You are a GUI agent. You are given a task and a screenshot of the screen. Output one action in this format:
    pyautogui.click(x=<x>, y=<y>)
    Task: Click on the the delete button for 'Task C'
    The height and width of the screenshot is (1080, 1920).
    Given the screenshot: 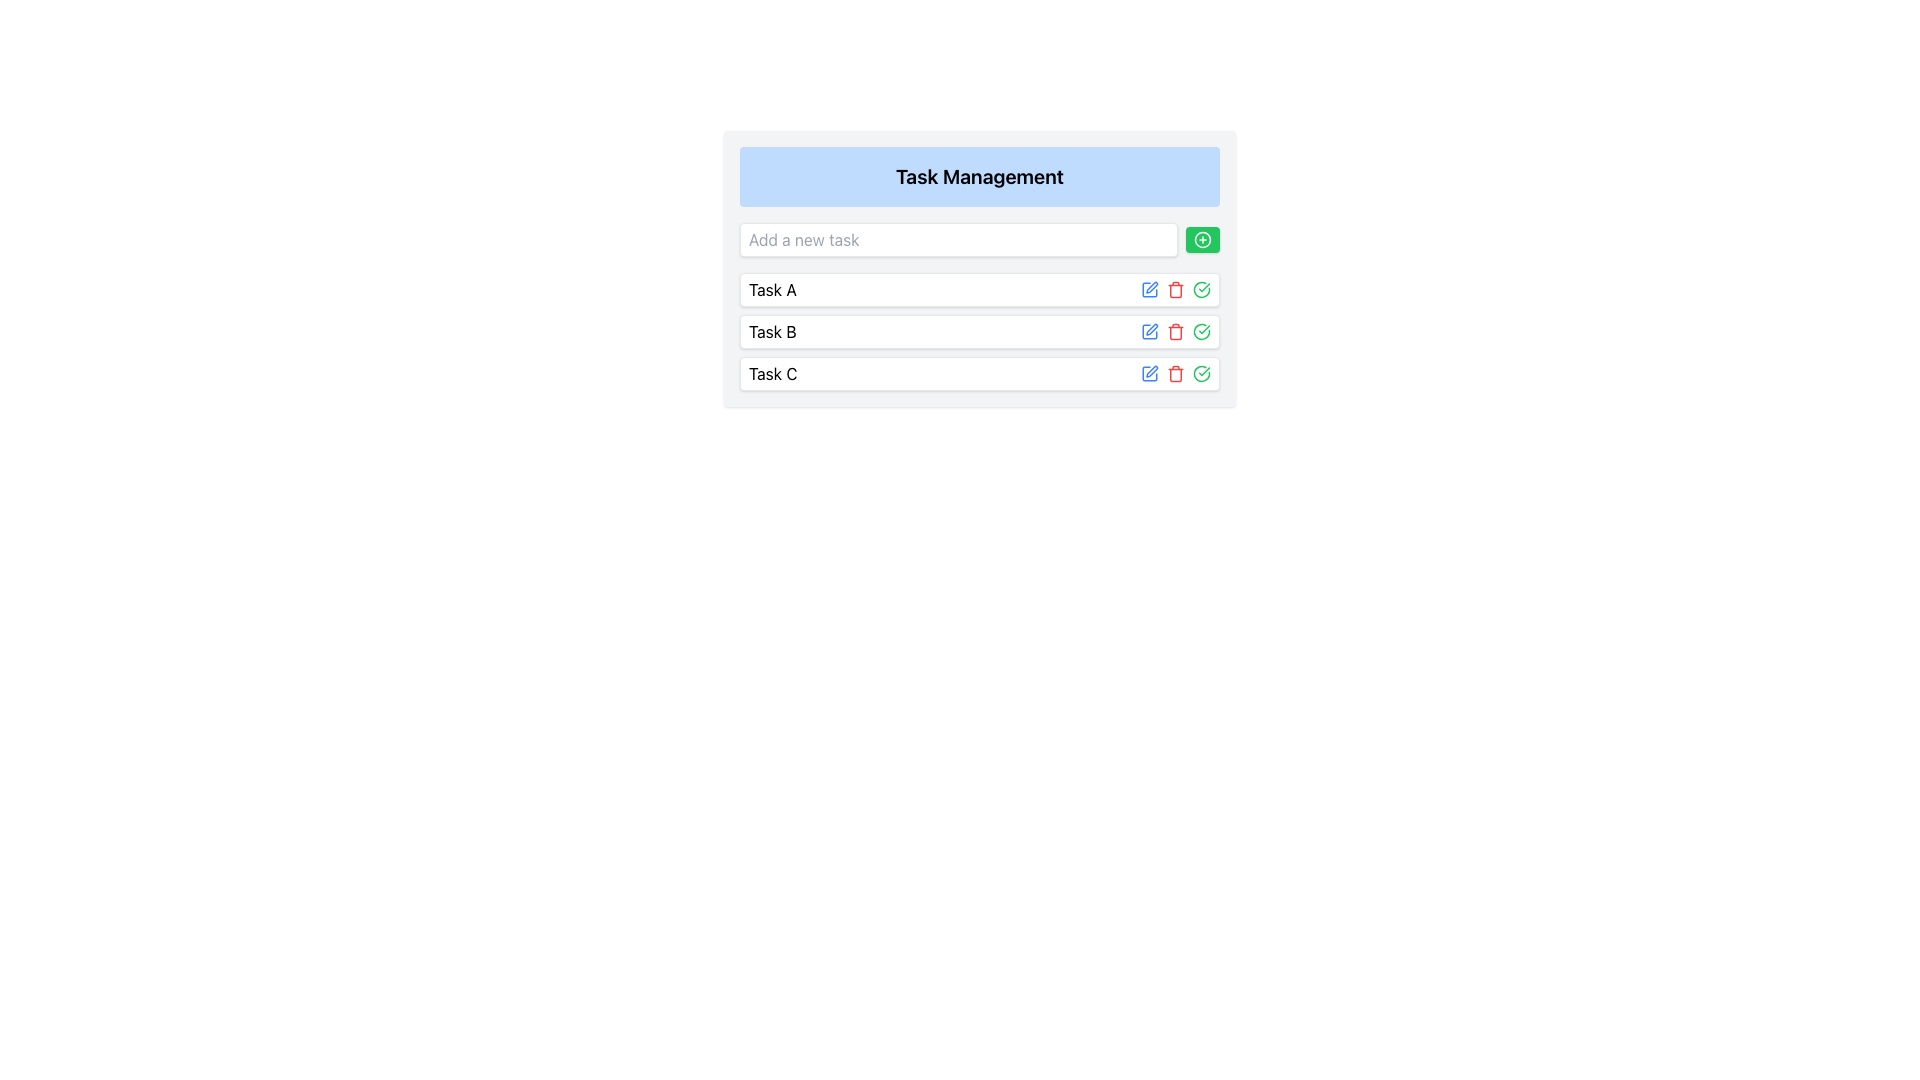 What is the action you would take?
    pyautogui.click(x=1176, y=374)
    